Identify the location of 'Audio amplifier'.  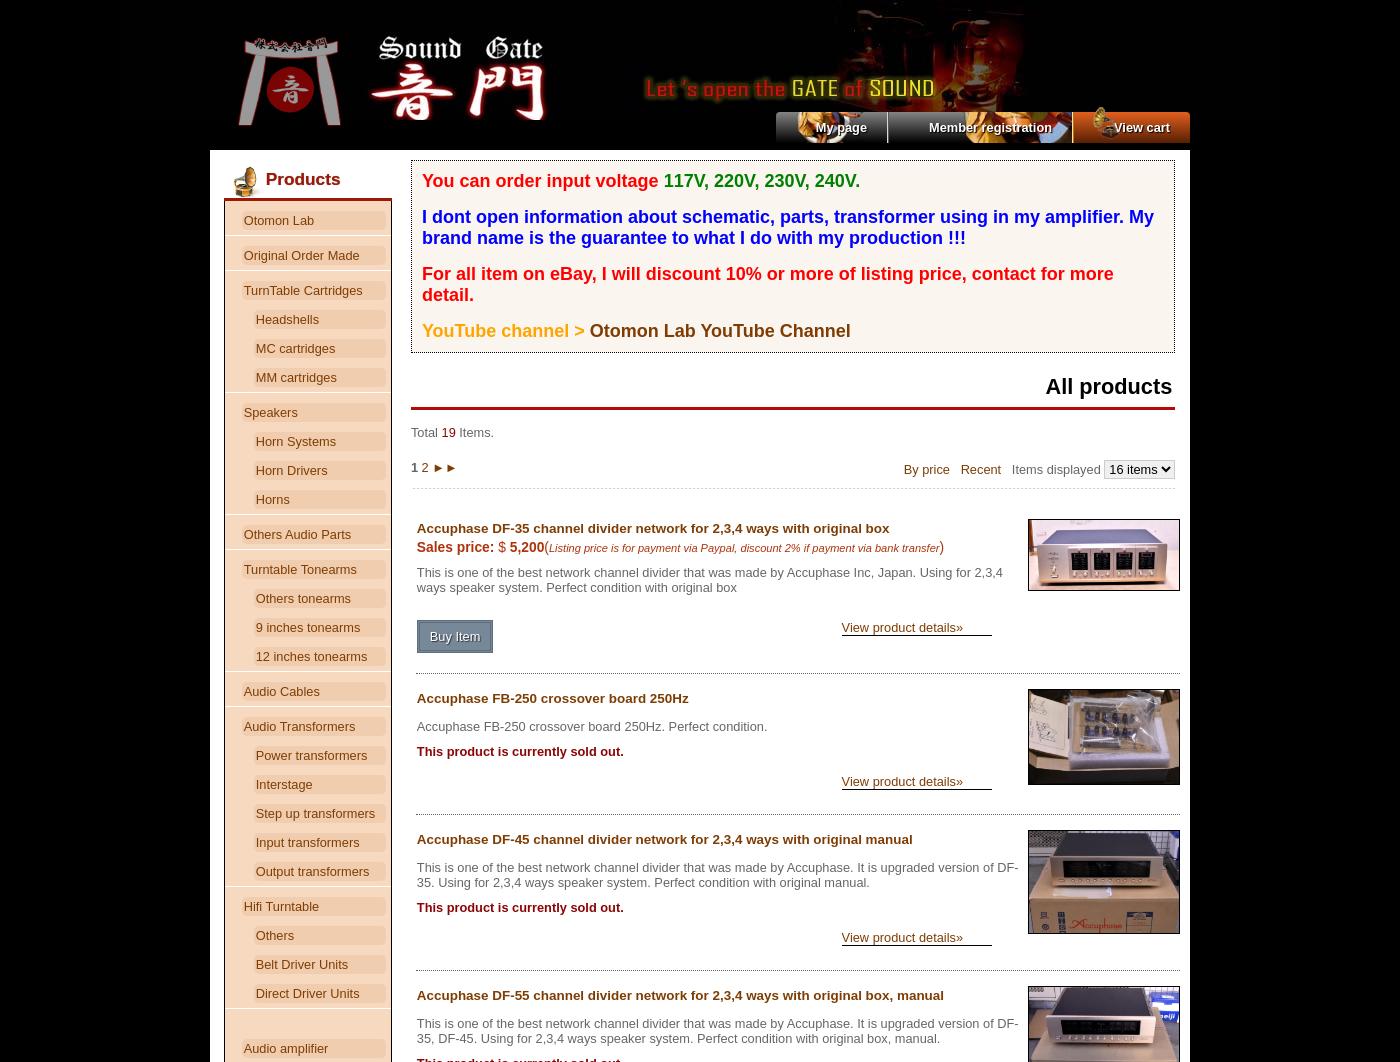
(285, 1047).